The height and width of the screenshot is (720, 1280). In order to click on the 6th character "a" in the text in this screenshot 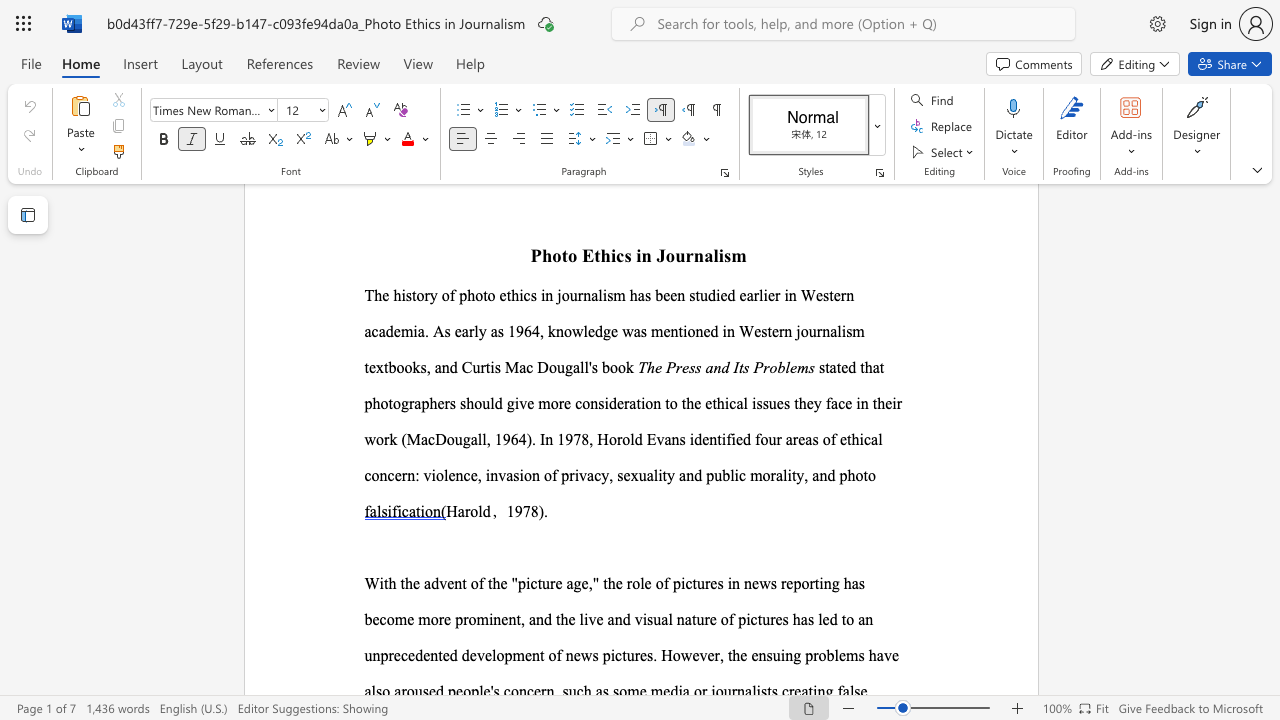, I will do `click(650, 475)`.